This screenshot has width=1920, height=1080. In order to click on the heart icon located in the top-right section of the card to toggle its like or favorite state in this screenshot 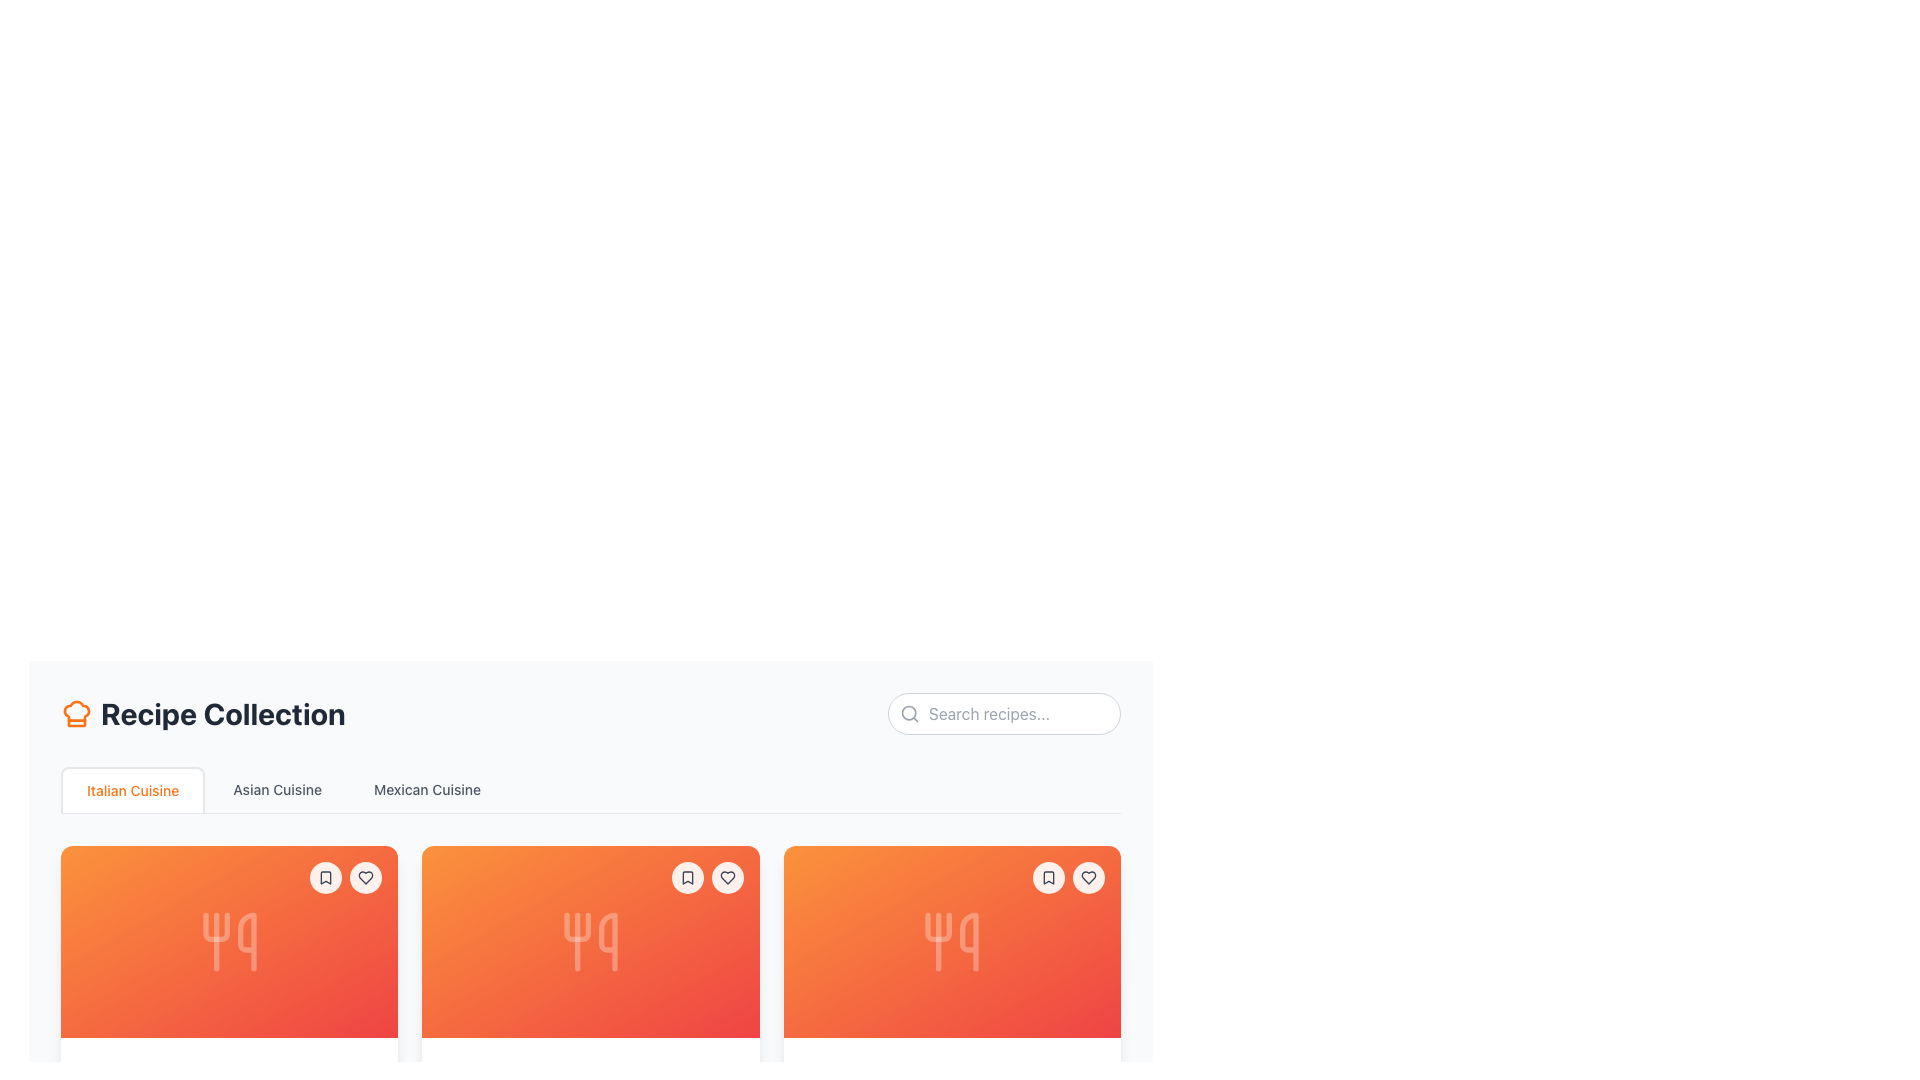, I will do `click(366, 877)`.